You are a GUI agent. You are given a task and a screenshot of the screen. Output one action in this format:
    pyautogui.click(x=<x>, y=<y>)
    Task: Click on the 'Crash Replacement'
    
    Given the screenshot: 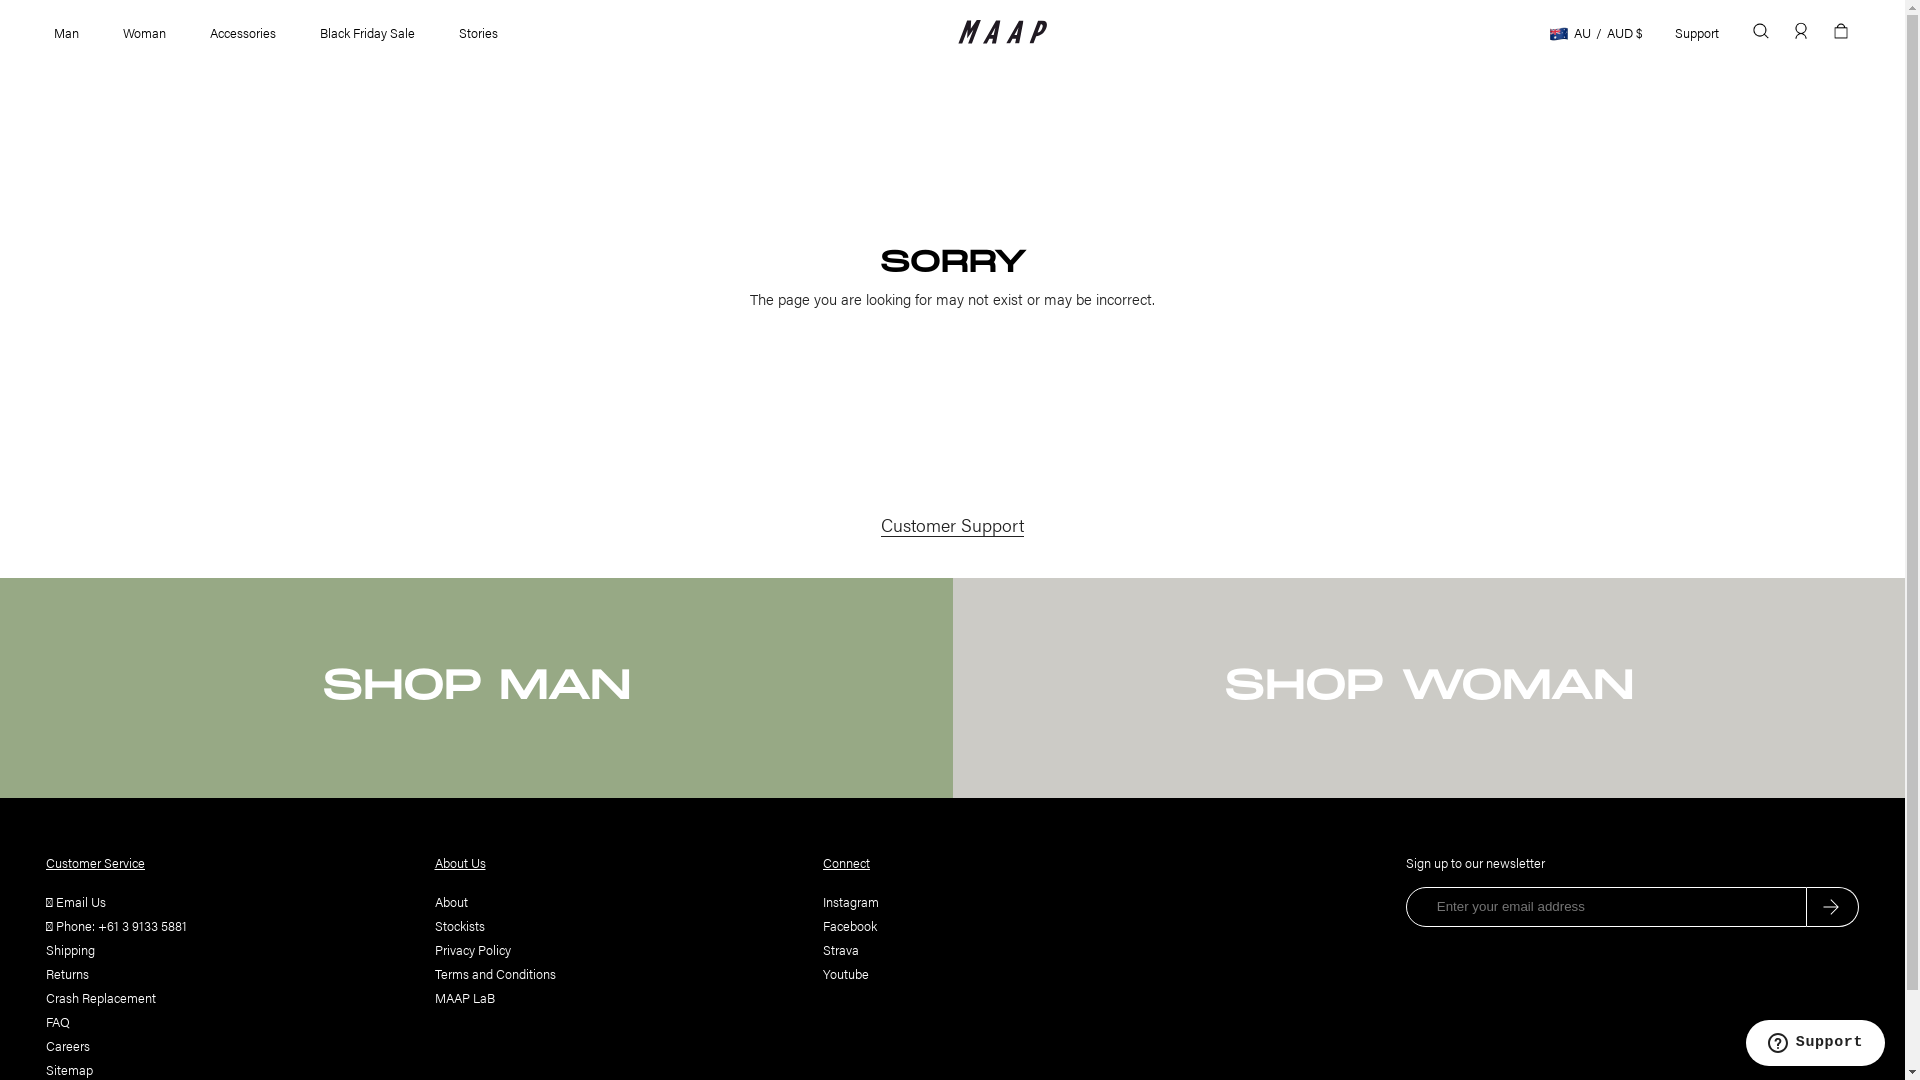 What is the action you would take?
    pyautogui.click(x=99, y=997)
    